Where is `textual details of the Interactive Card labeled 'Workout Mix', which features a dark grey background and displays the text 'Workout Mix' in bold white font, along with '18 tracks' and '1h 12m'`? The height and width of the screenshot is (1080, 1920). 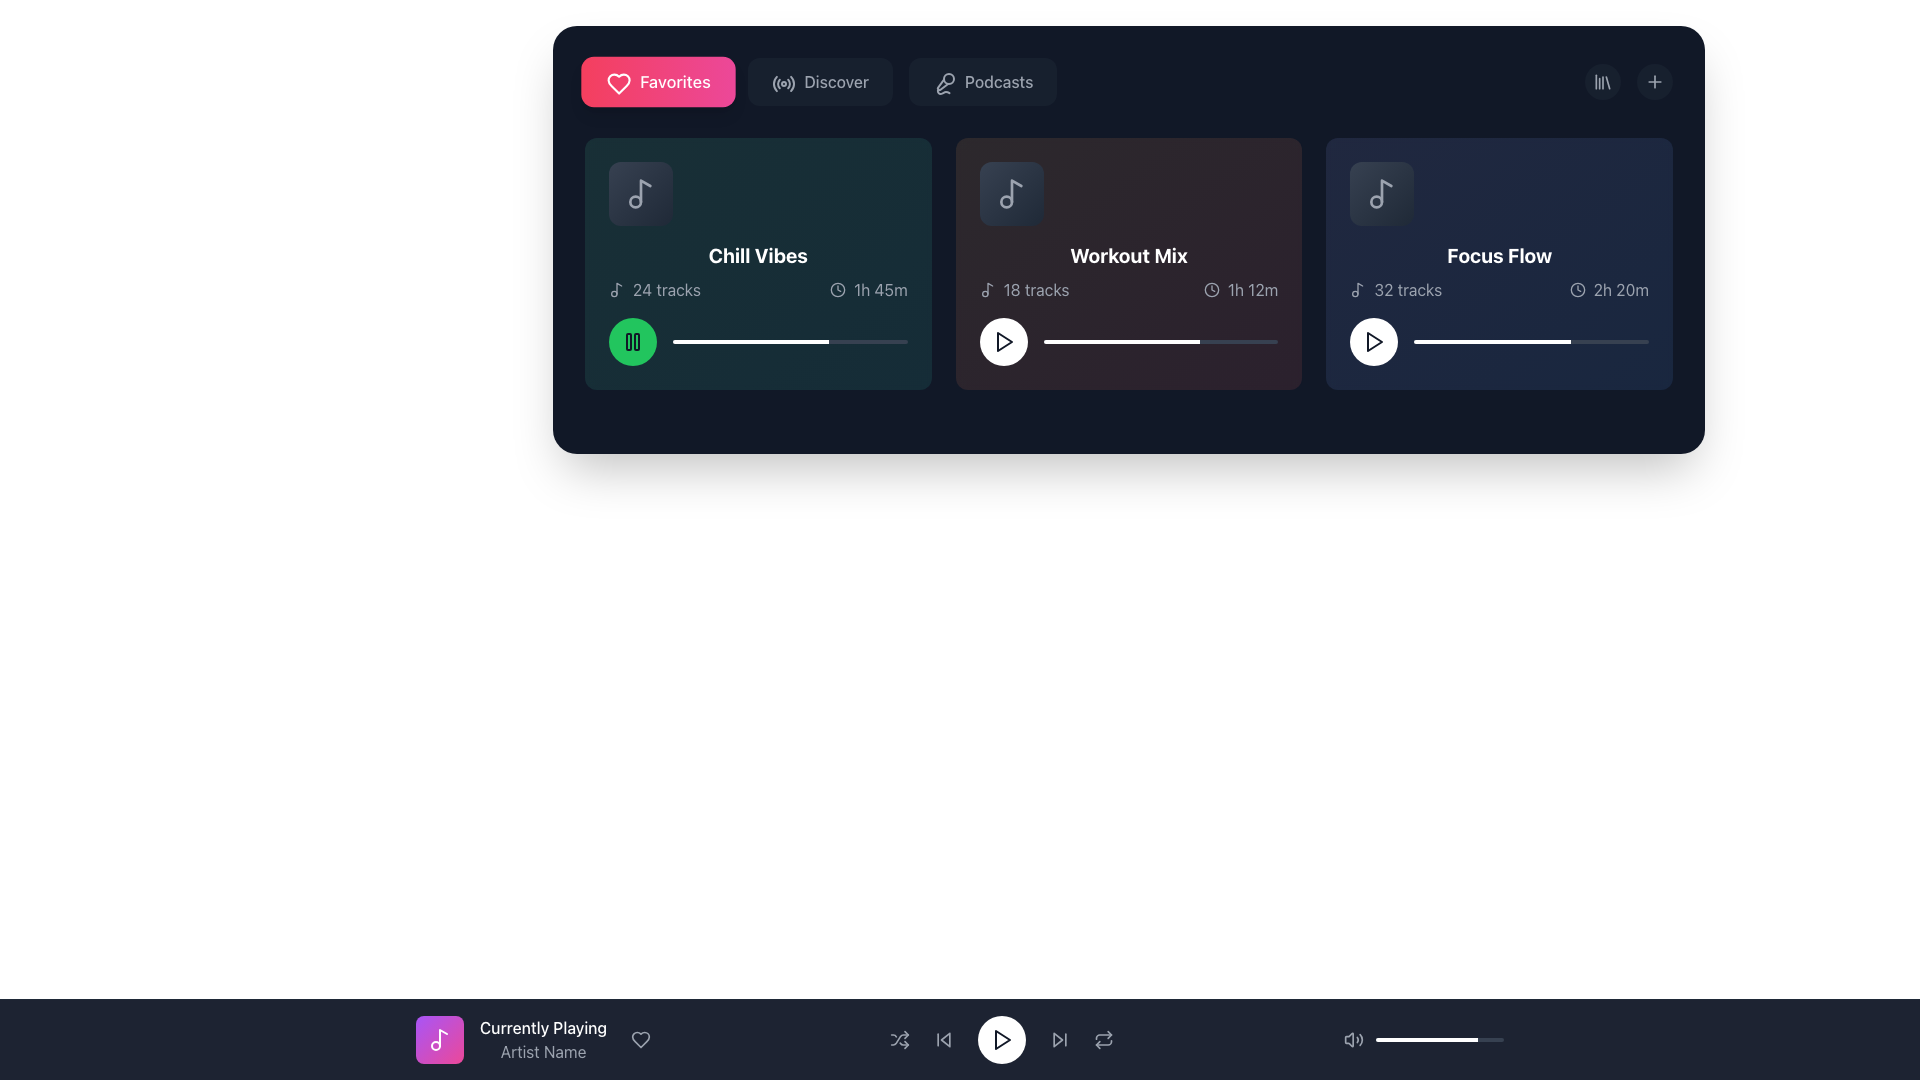
textual details of the Interactive Card labeled 'Workout Mix', which features a dark grey background and displays the text 'Workout Mix' in bold white font, along with '18 tracks' and '1h 12m' is located at coordinates (1128, 262).